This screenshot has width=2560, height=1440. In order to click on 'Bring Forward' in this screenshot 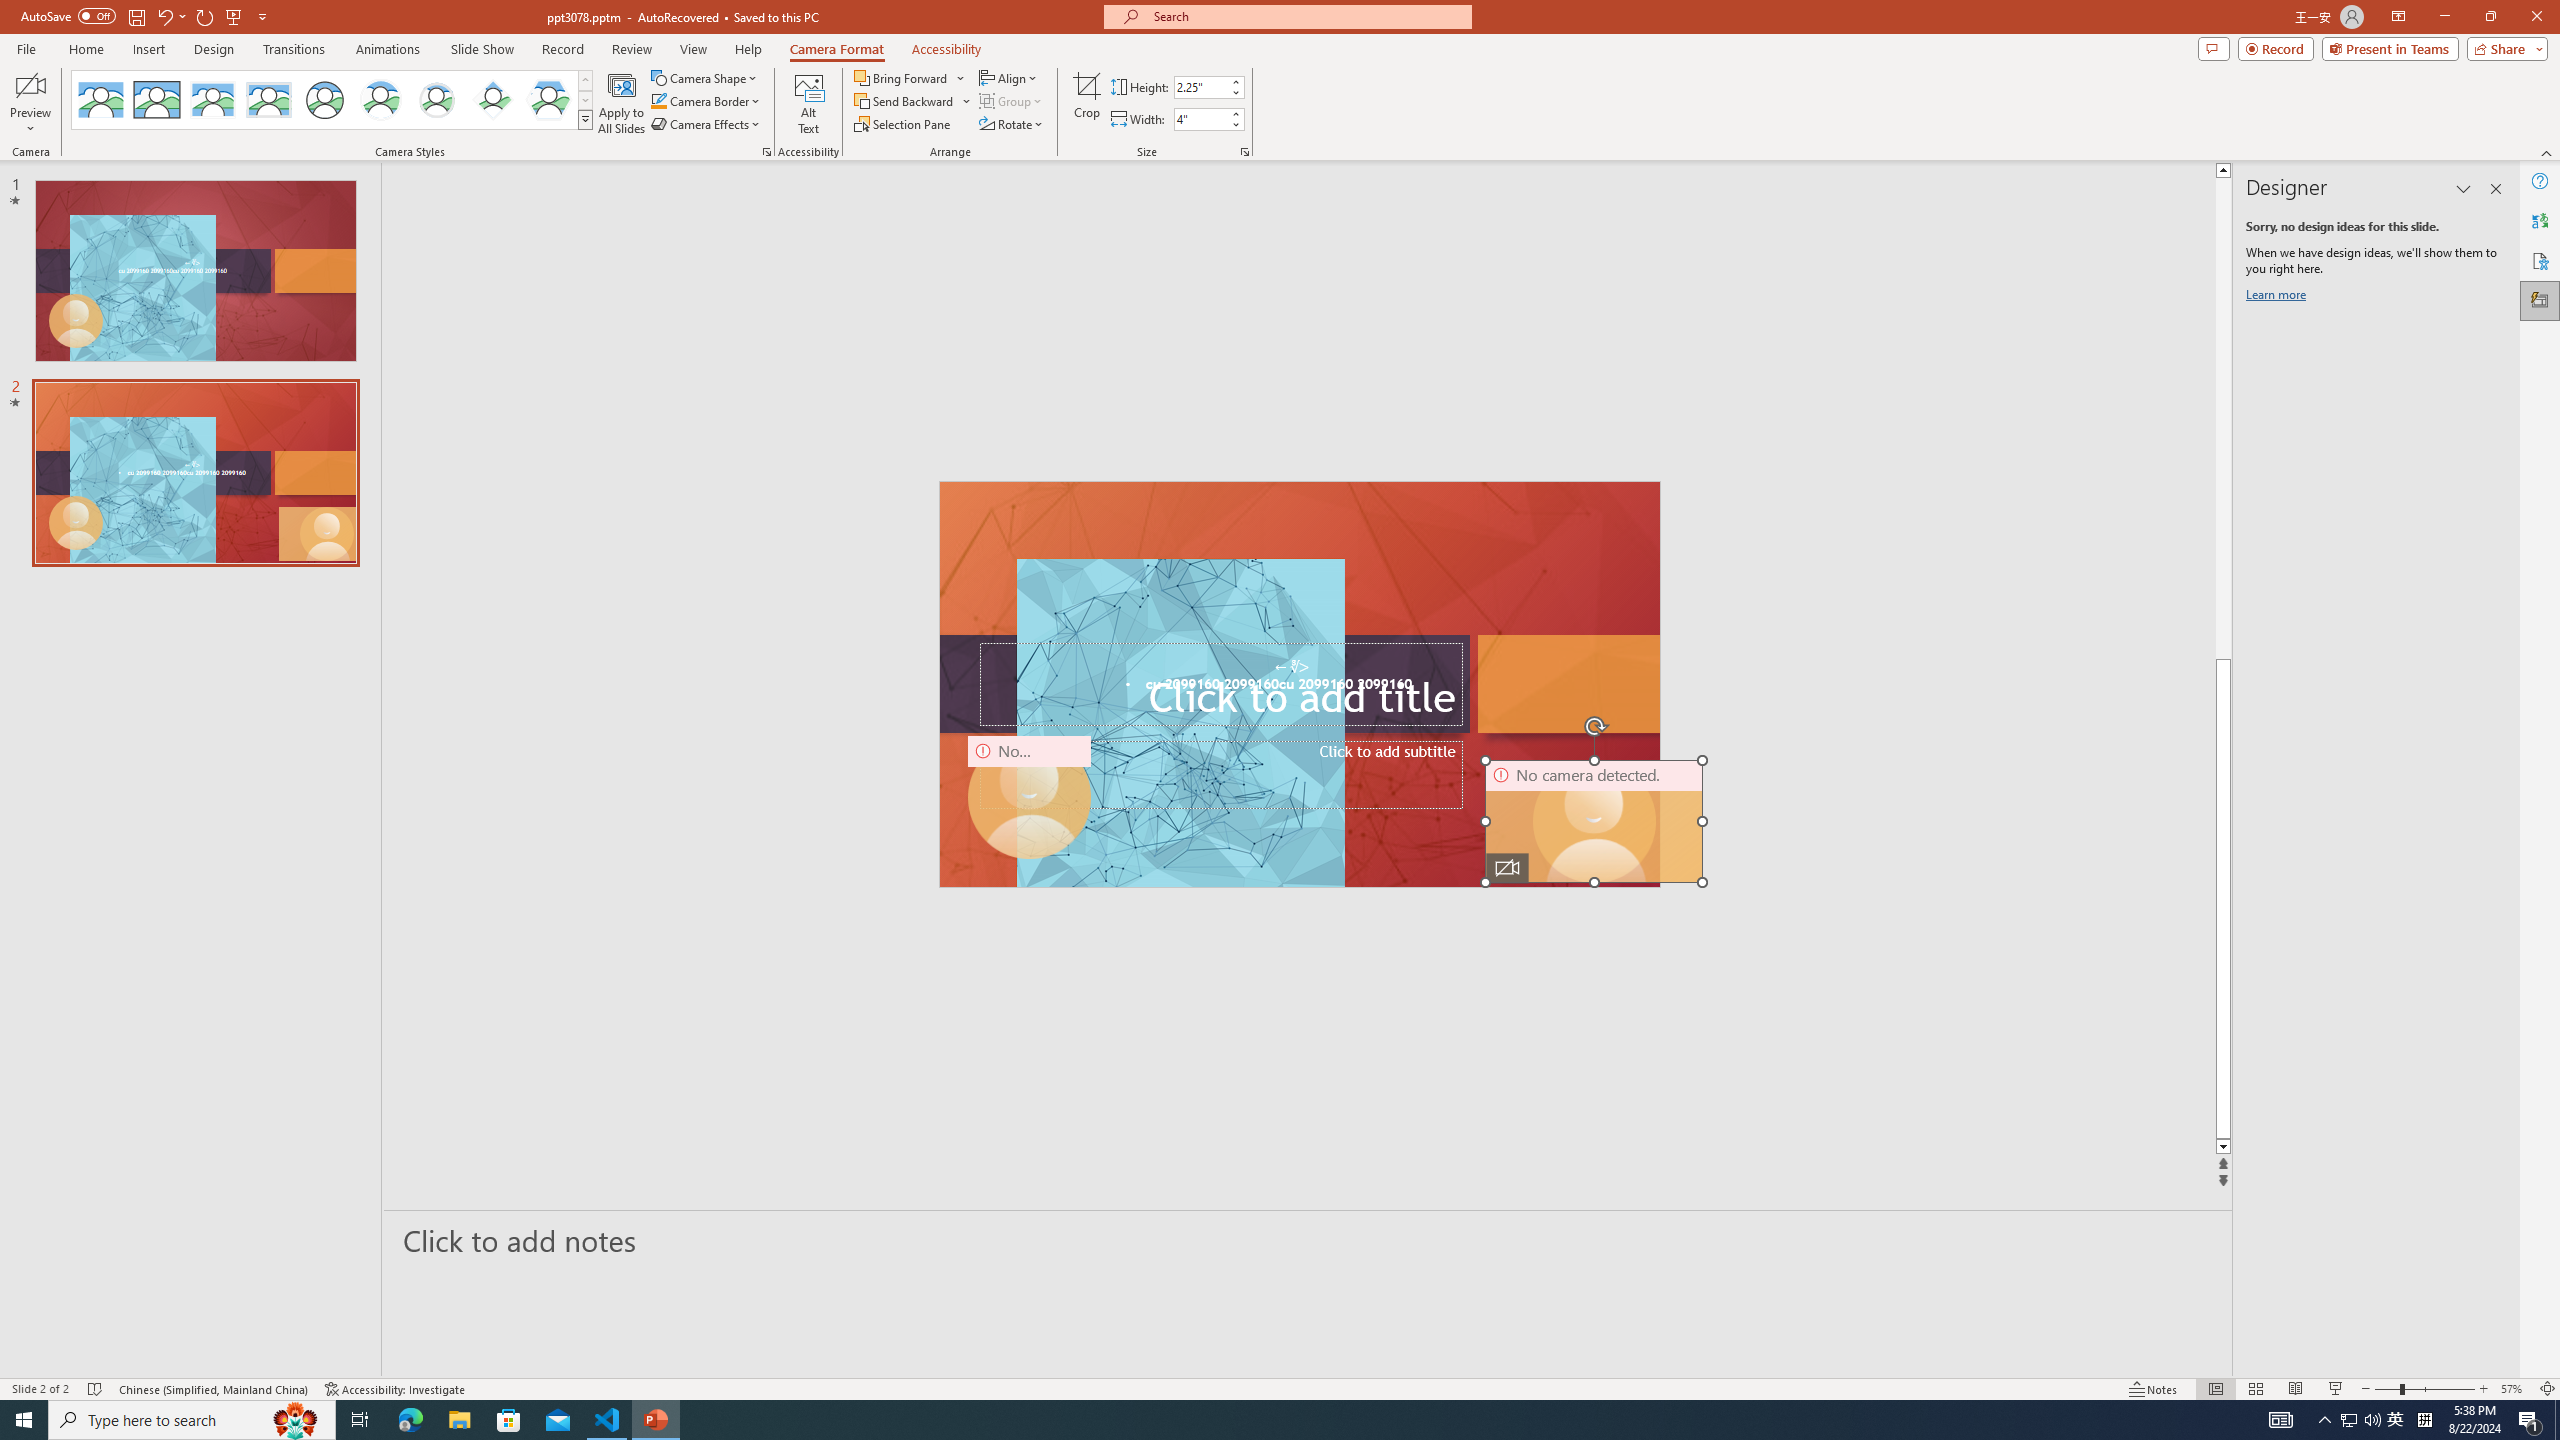, I will do `click(901, 77)`.